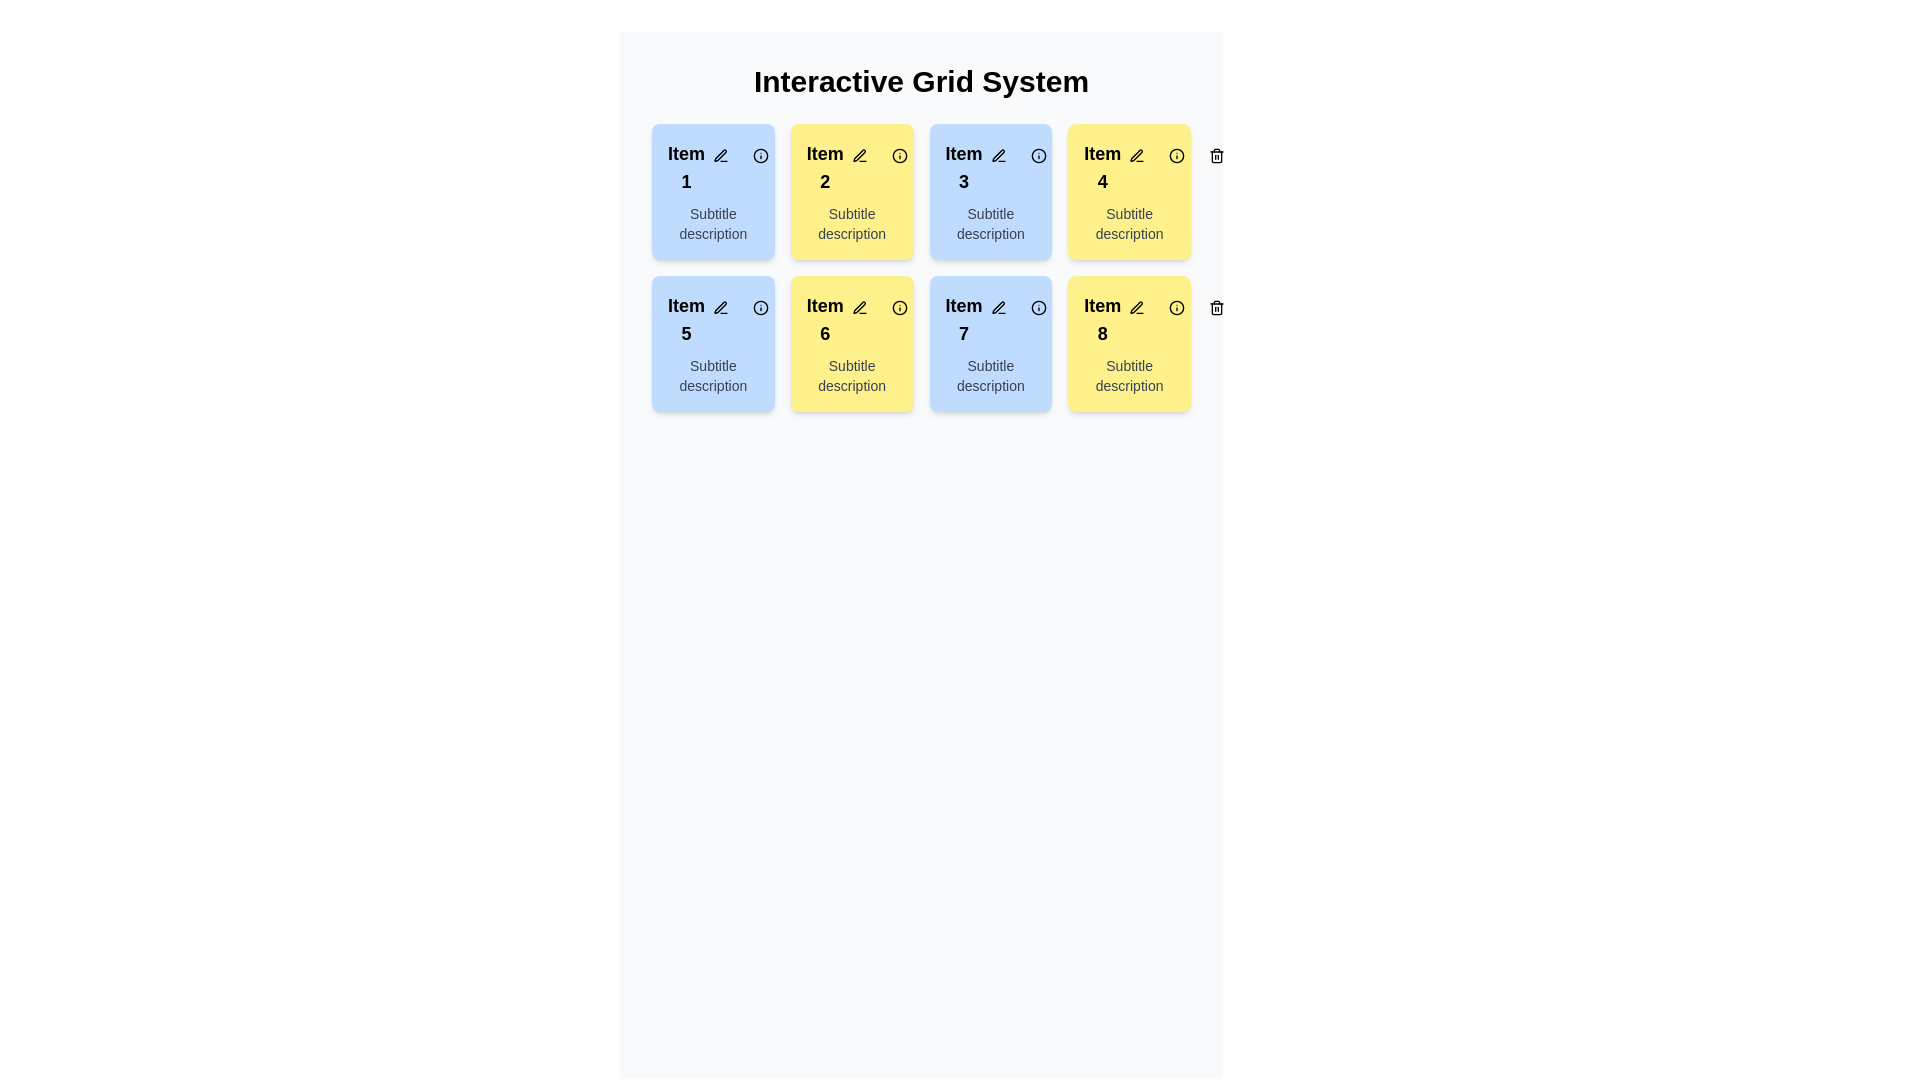  I want to click on text content of the label located in the fourth card of the top row, which identifies the associated content or functionality, so click(1101, 167).